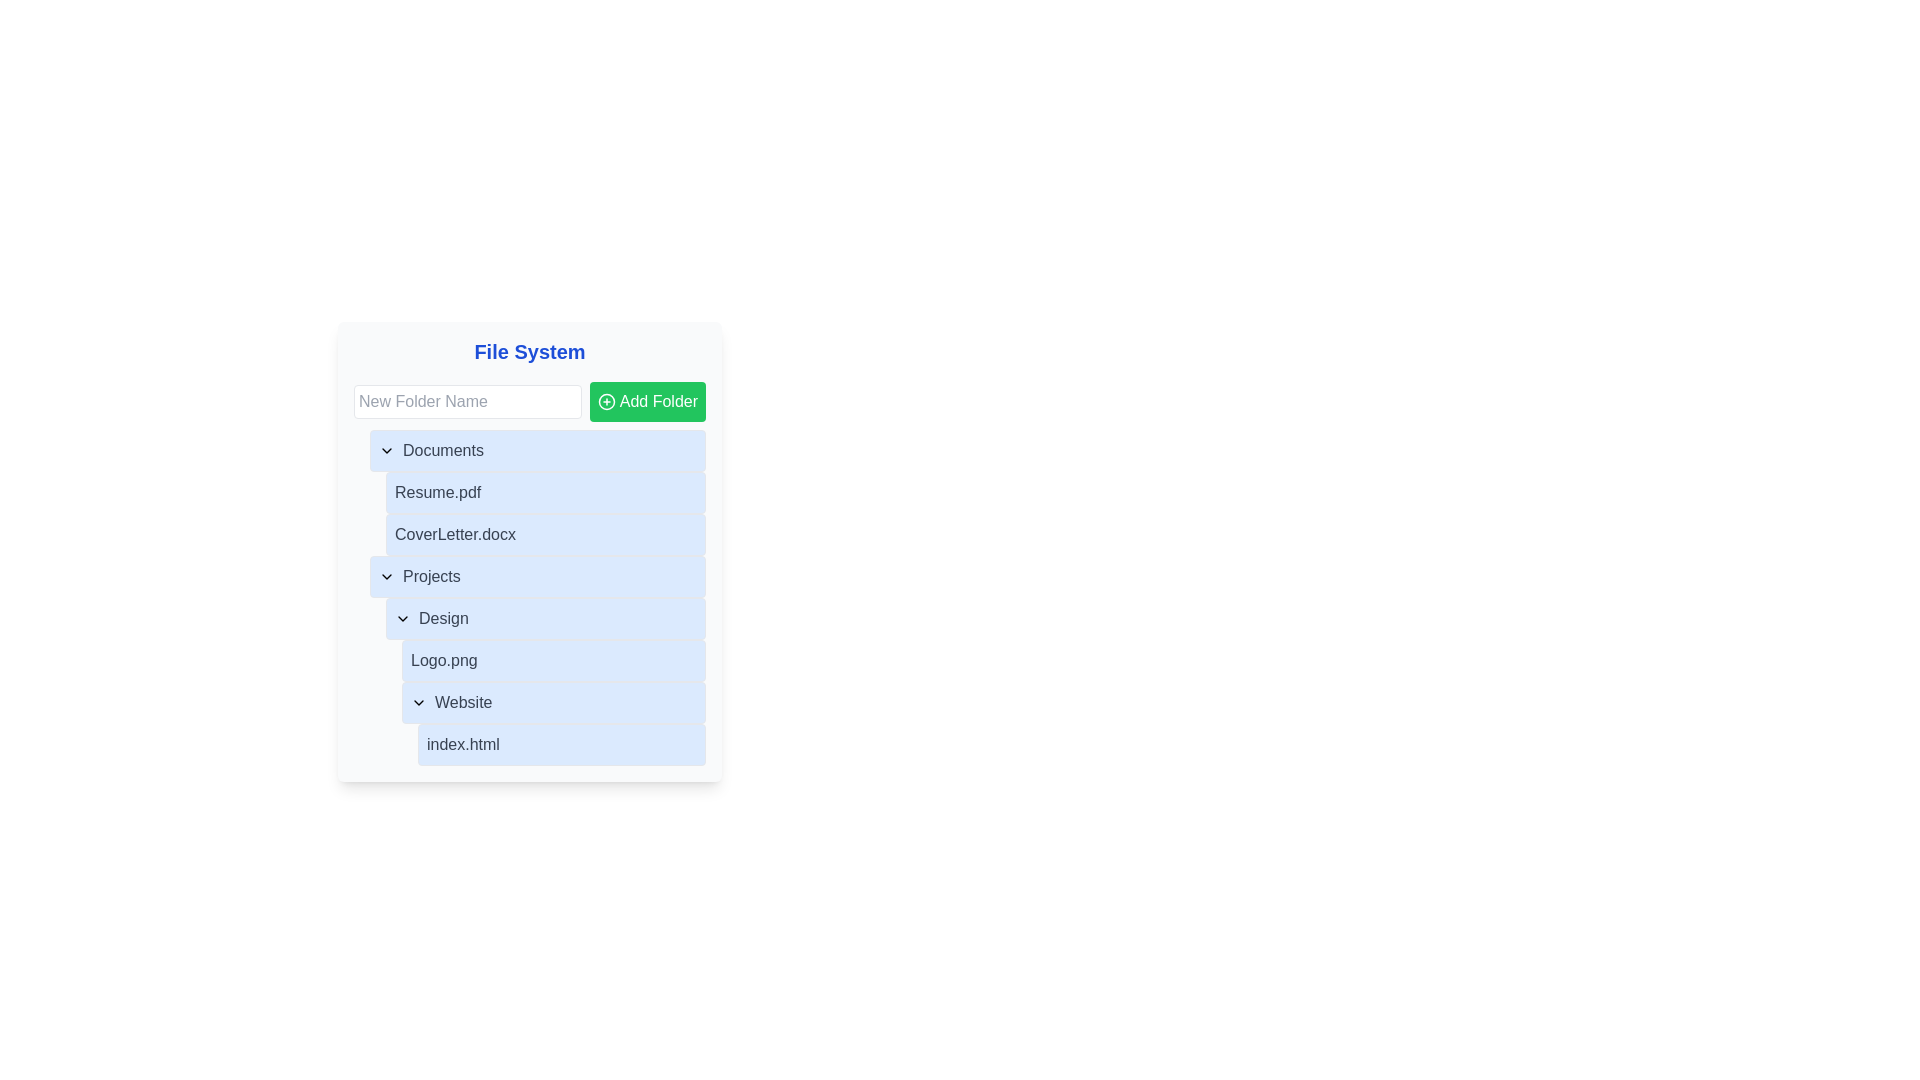 This screenshot has width=1920, height=1080. Describe the element at coordinates (421, 701) in the screenshot. I see `the downward-pointing chevron icon rendered in black, which is positioned to the left of the text element labeled 'Website' within a light blue rectangular block` at that location.